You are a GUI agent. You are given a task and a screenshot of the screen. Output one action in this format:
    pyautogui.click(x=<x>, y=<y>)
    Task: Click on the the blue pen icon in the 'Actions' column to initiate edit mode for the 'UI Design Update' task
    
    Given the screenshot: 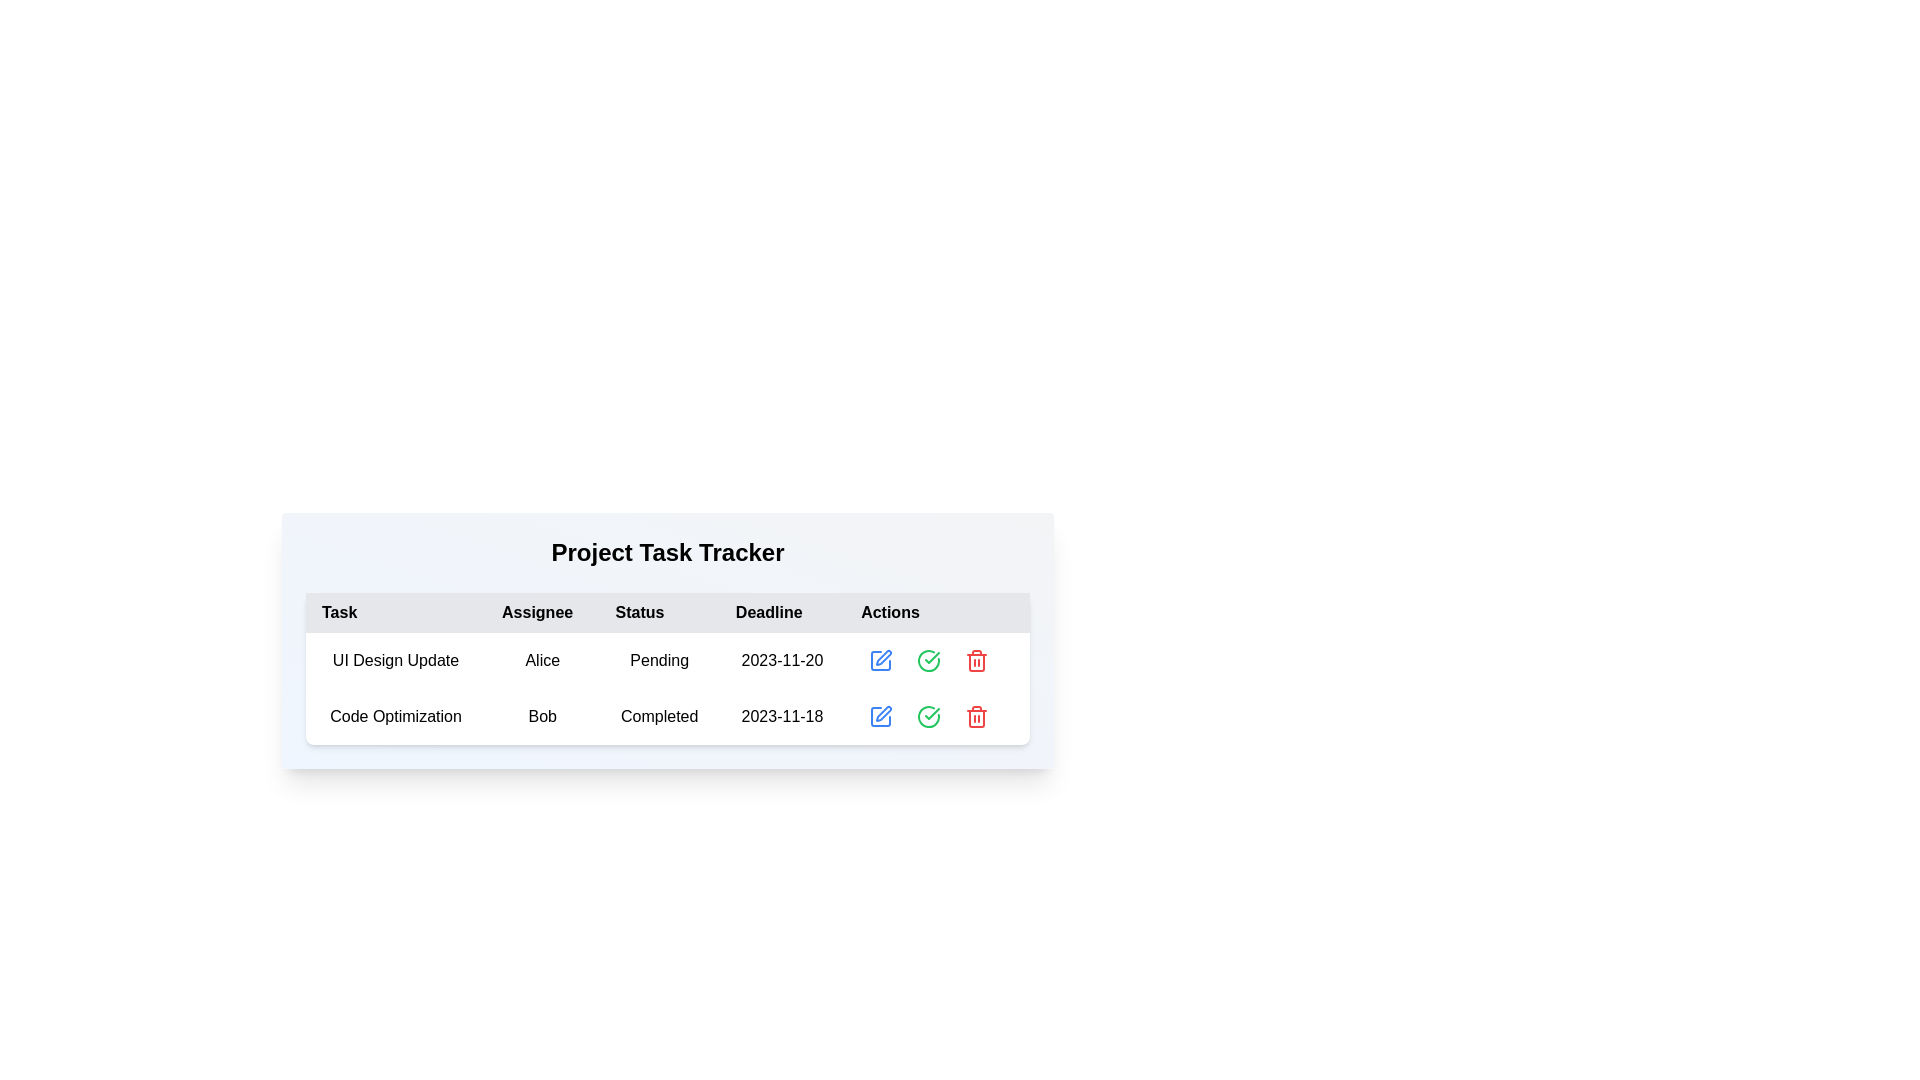 What is the action you would take?
    pyautogui.click(x=882, y=658)
    